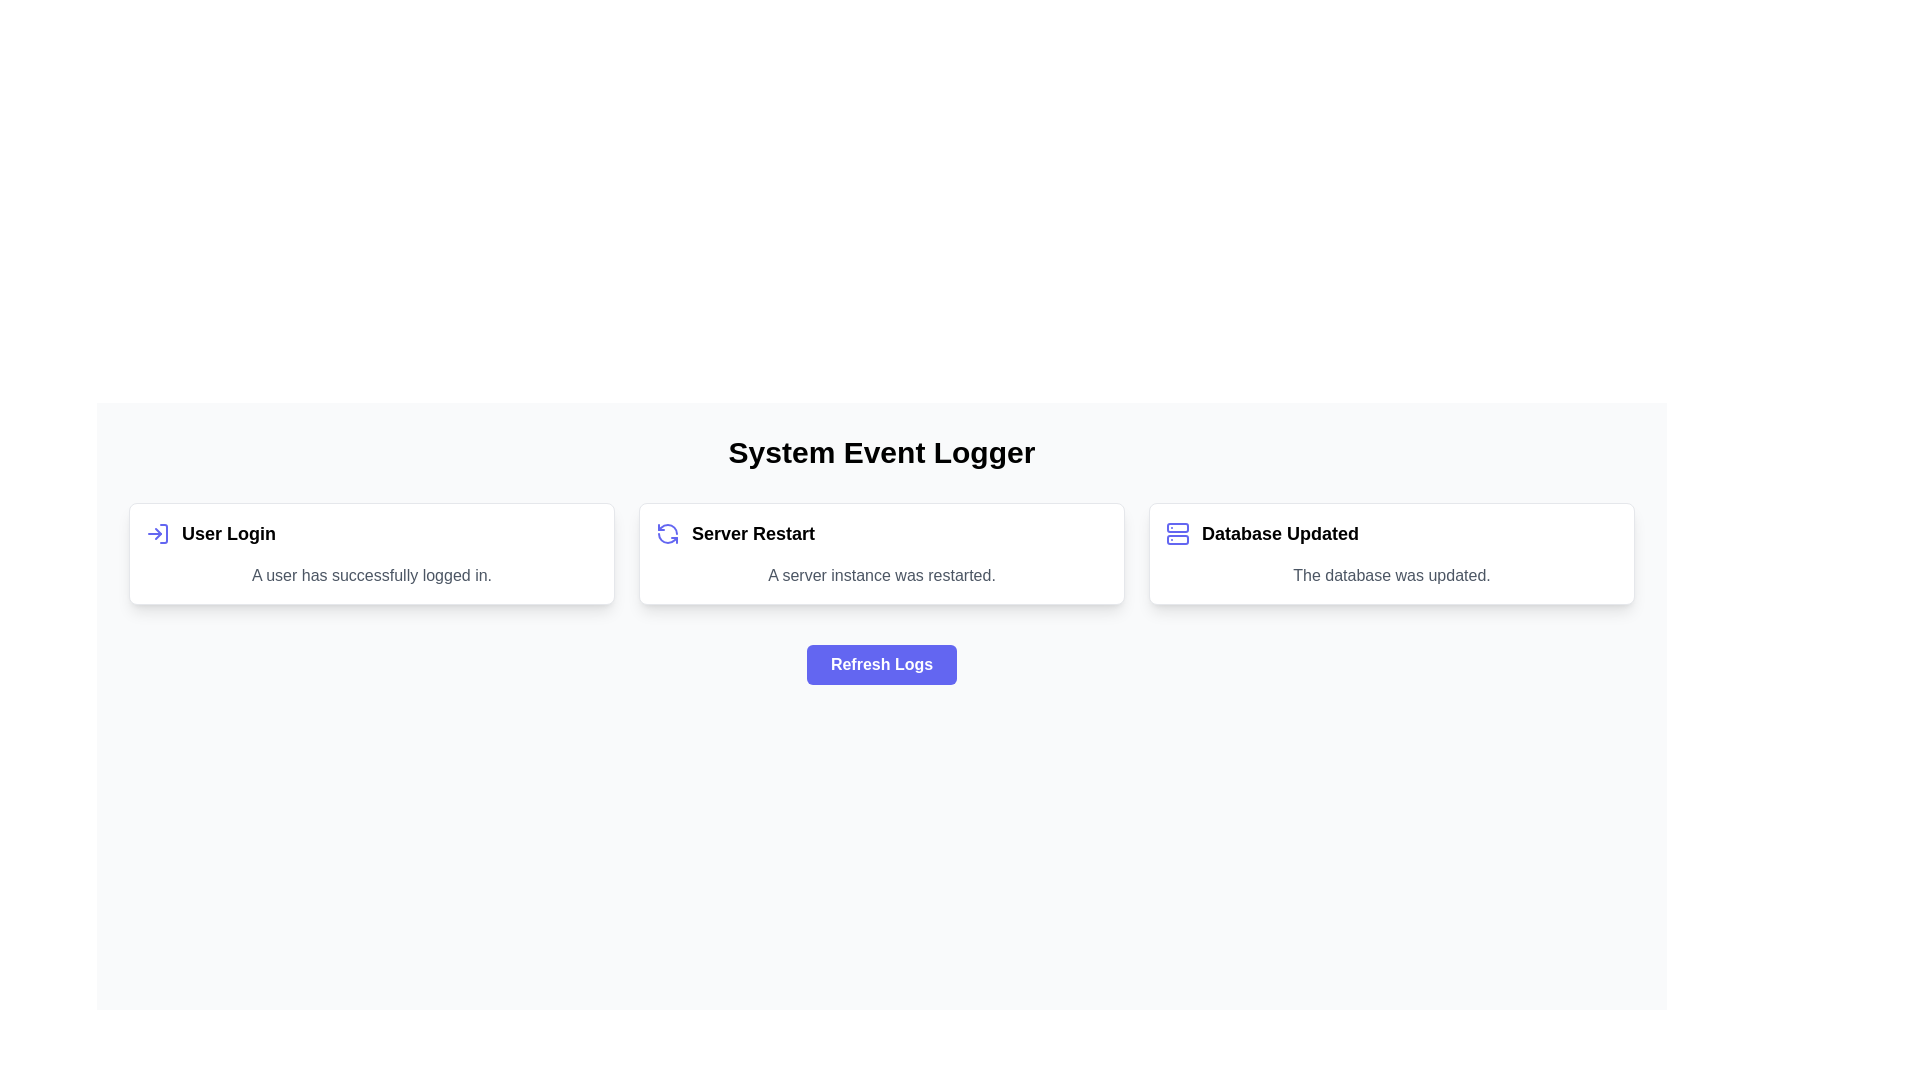 This screenshot has width=1920, height=1080. Describe the element at coordinates (881, 664) in the screenshot. I see `the refresh log button located centrally below the 'User Login', 'Server Restart', and 'Database Updated' cards` at that location.